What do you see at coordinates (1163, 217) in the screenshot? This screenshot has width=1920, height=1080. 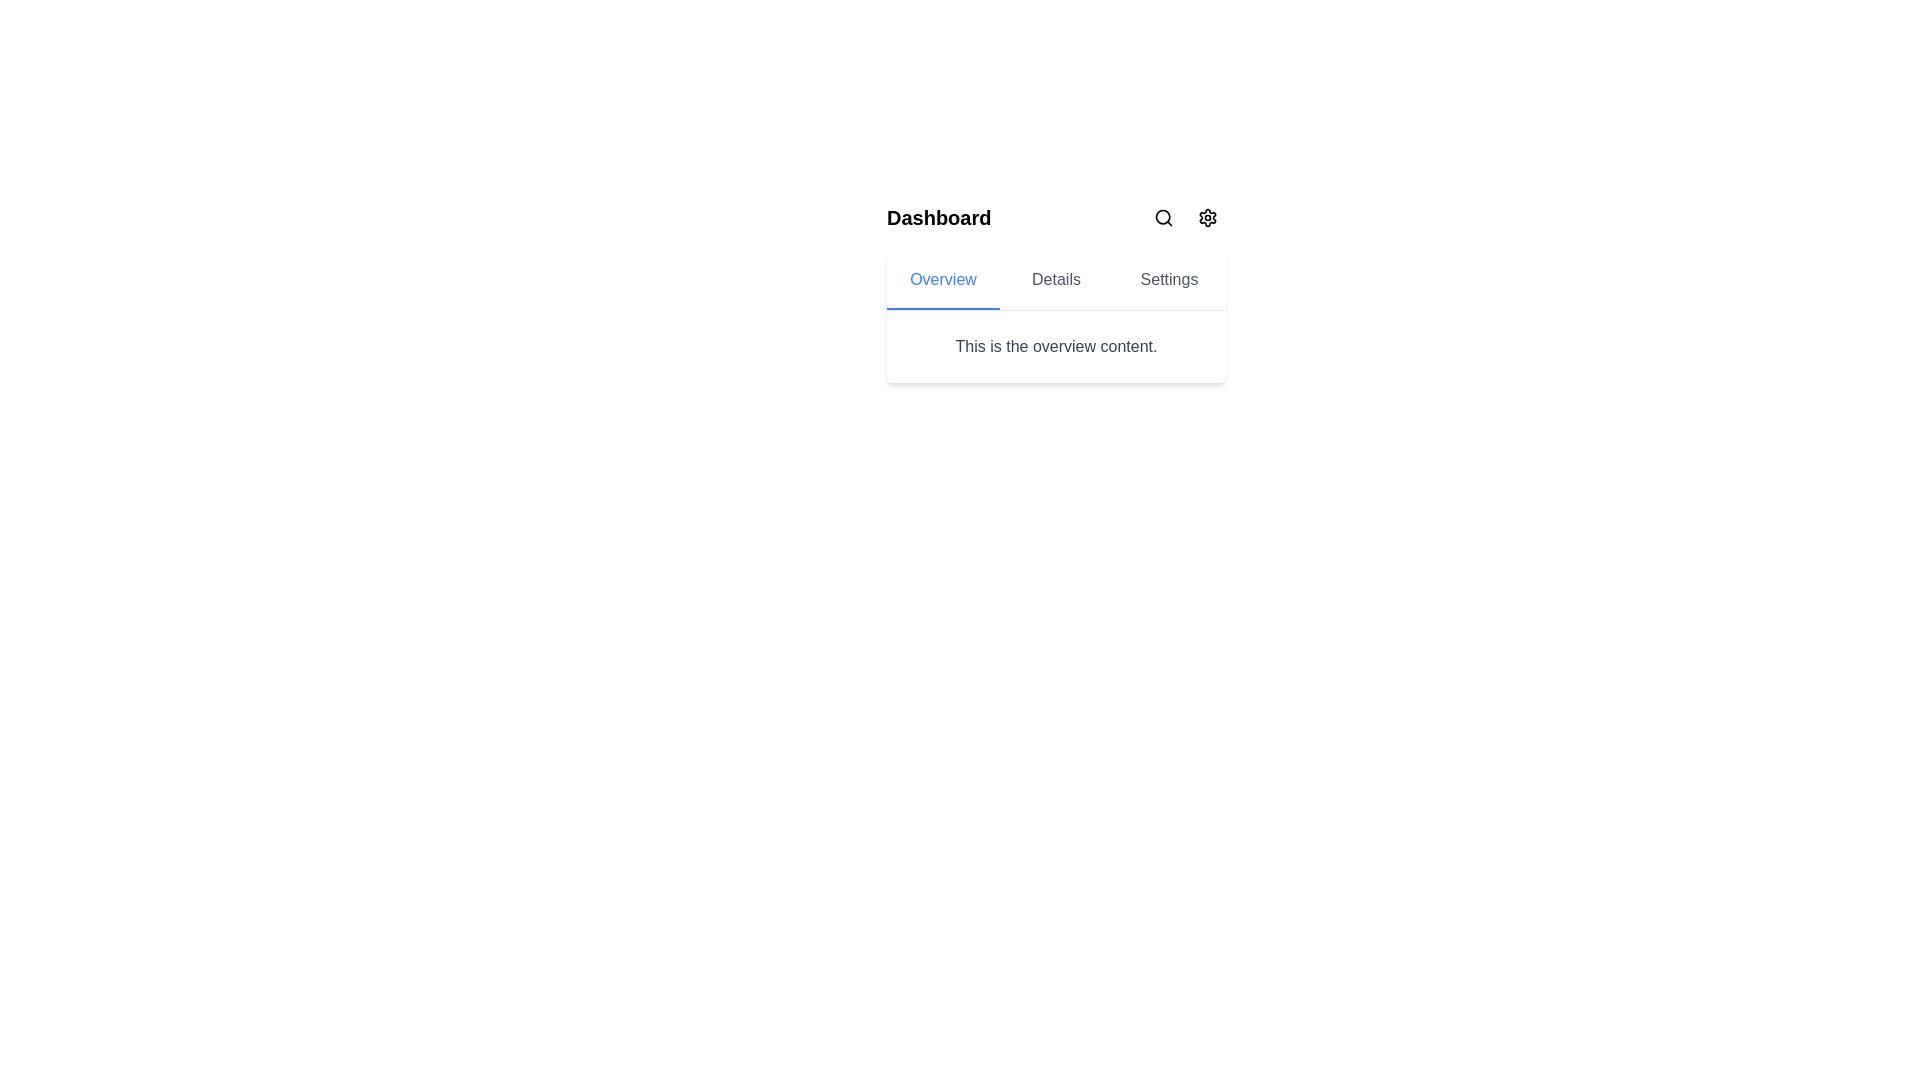 I see `the circular icon that represents the search functionality, which is part of a magnifying glass graphic located next to the 'Dashboard' text at the top of the interface` at bounding box center [1163, 217].